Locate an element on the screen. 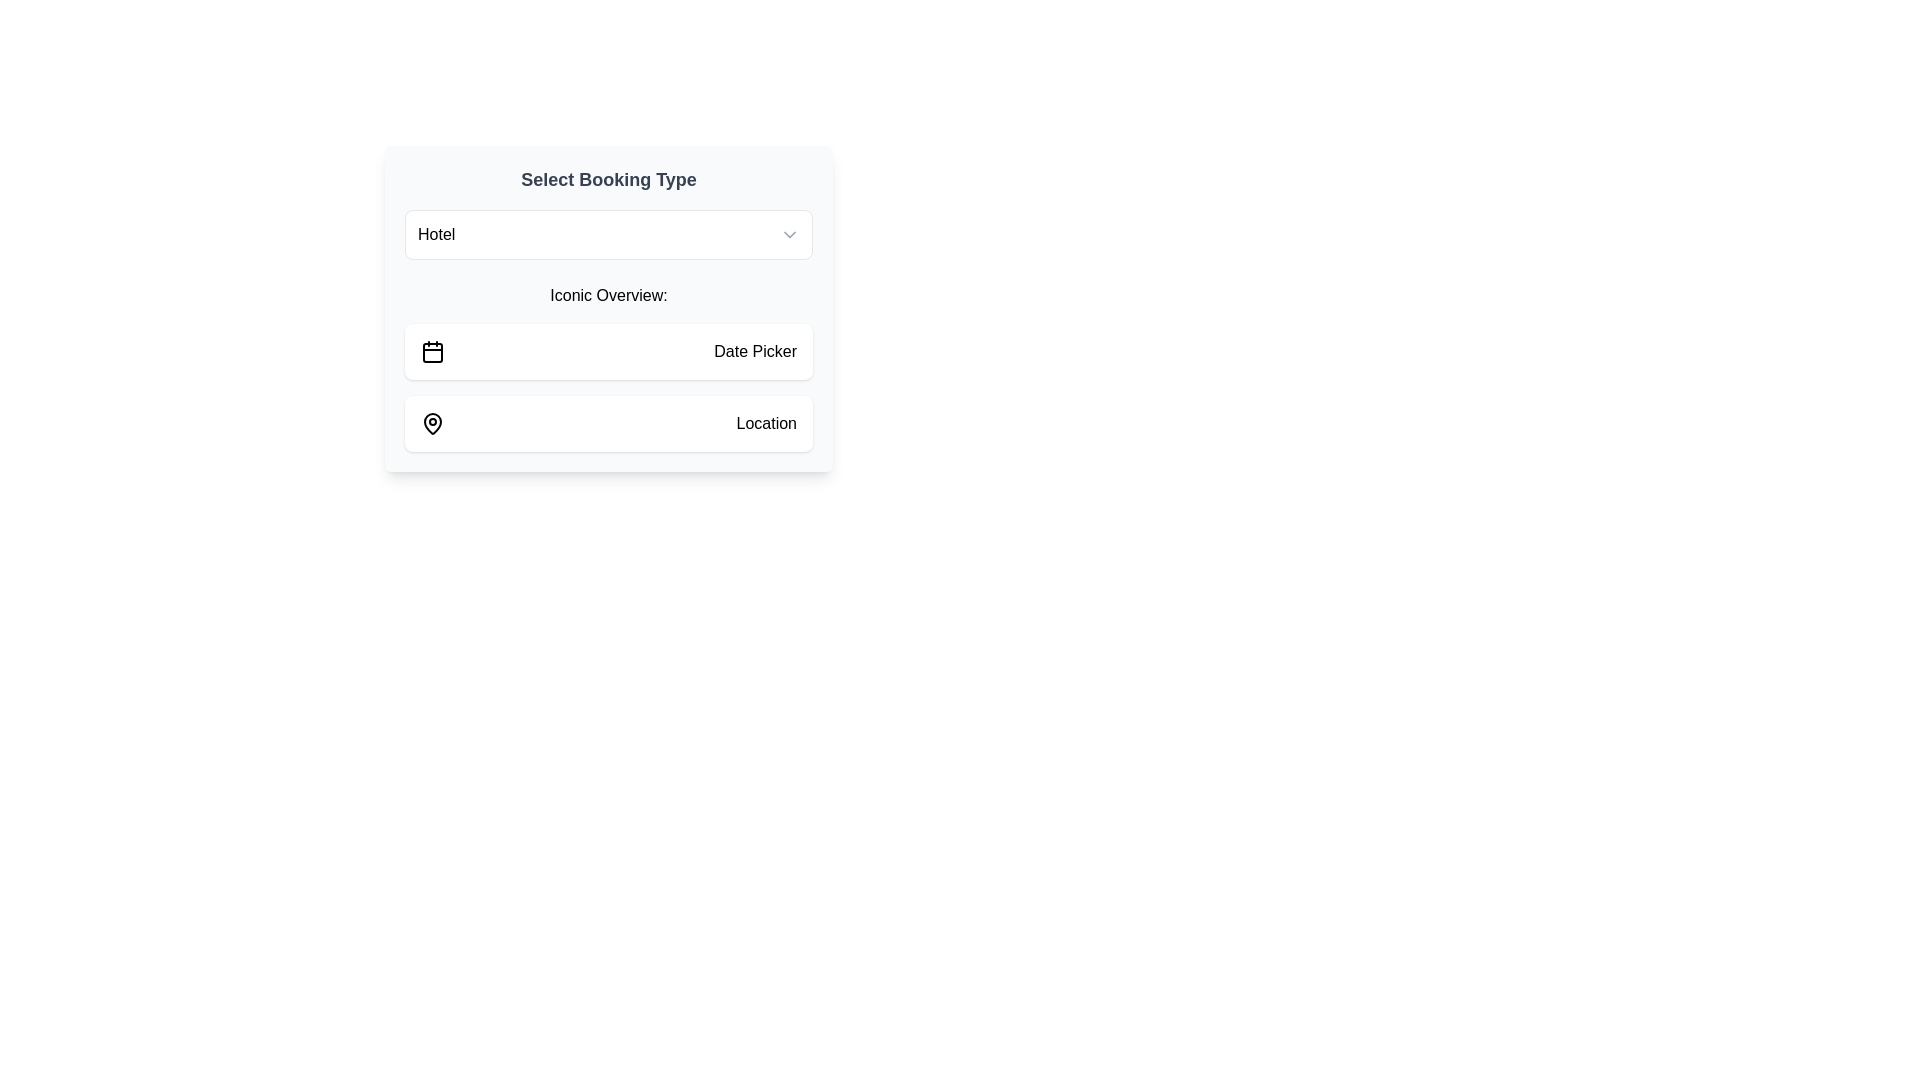 The image size is (1920, 1080). the text label reading 'Hotel' is located at coordinates (435, 234).